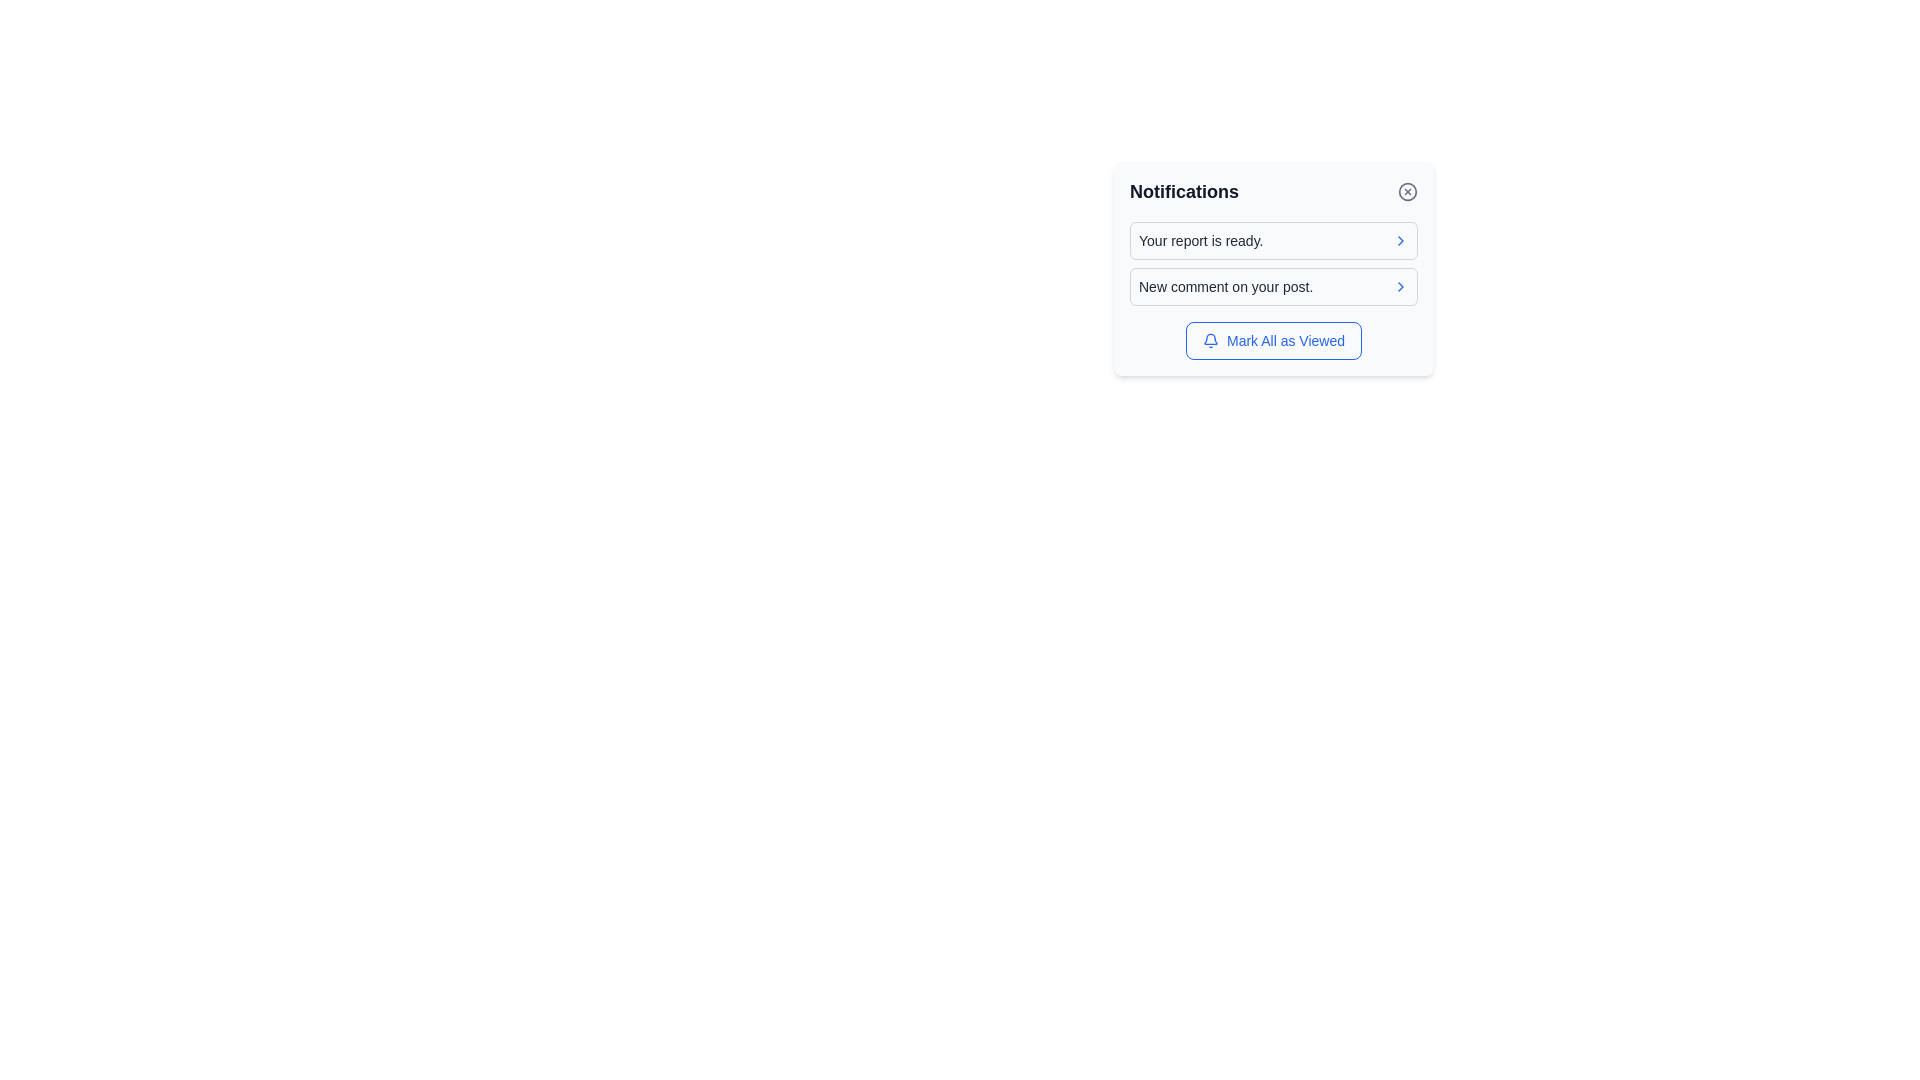  I want to click on the interactive chevron icon located at the far right end of the notification entry that states 'Your report is ready.', so click(1400, 239).